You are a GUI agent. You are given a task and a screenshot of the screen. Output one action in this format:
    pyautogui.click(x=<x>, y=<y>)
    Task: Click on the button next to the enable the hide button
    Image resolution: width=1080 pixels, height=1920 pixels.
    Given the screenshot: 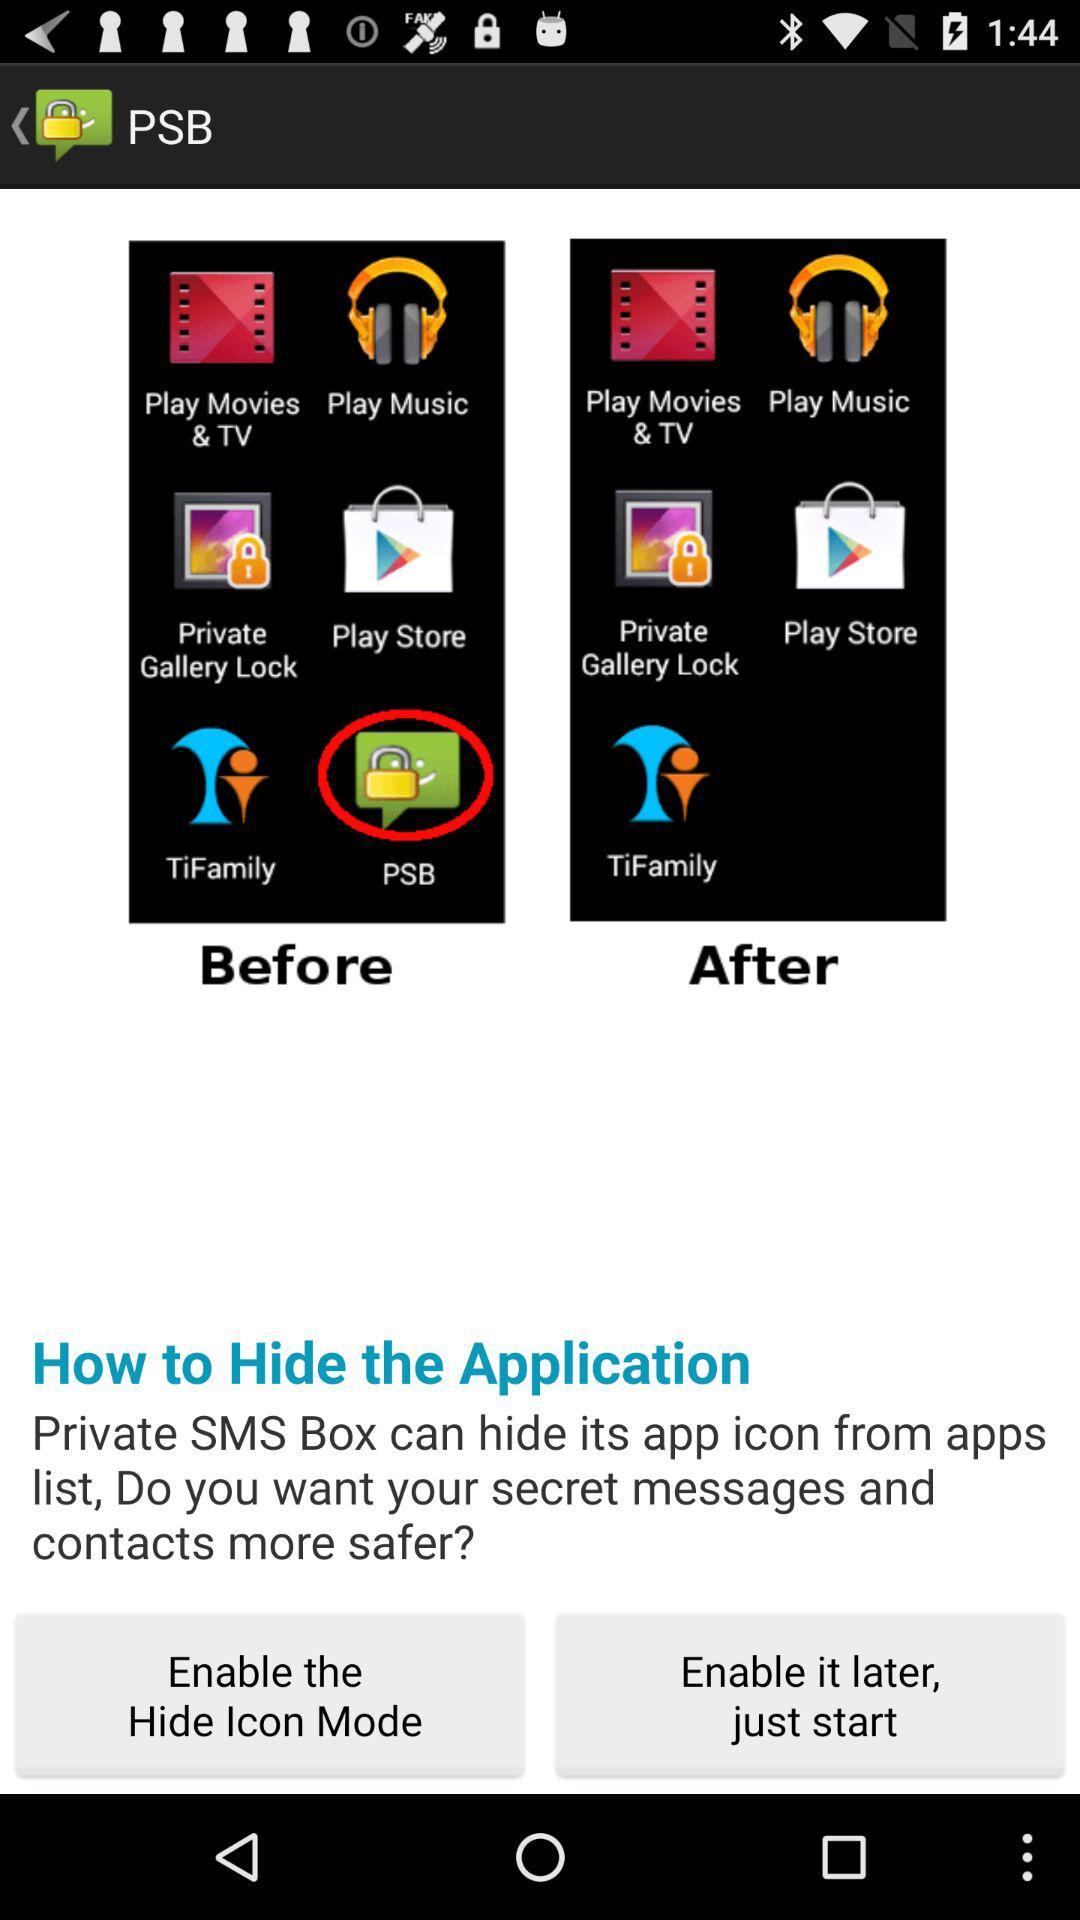 What is the action you would take?
    pyautogui.click(x=810, y=1695)
    